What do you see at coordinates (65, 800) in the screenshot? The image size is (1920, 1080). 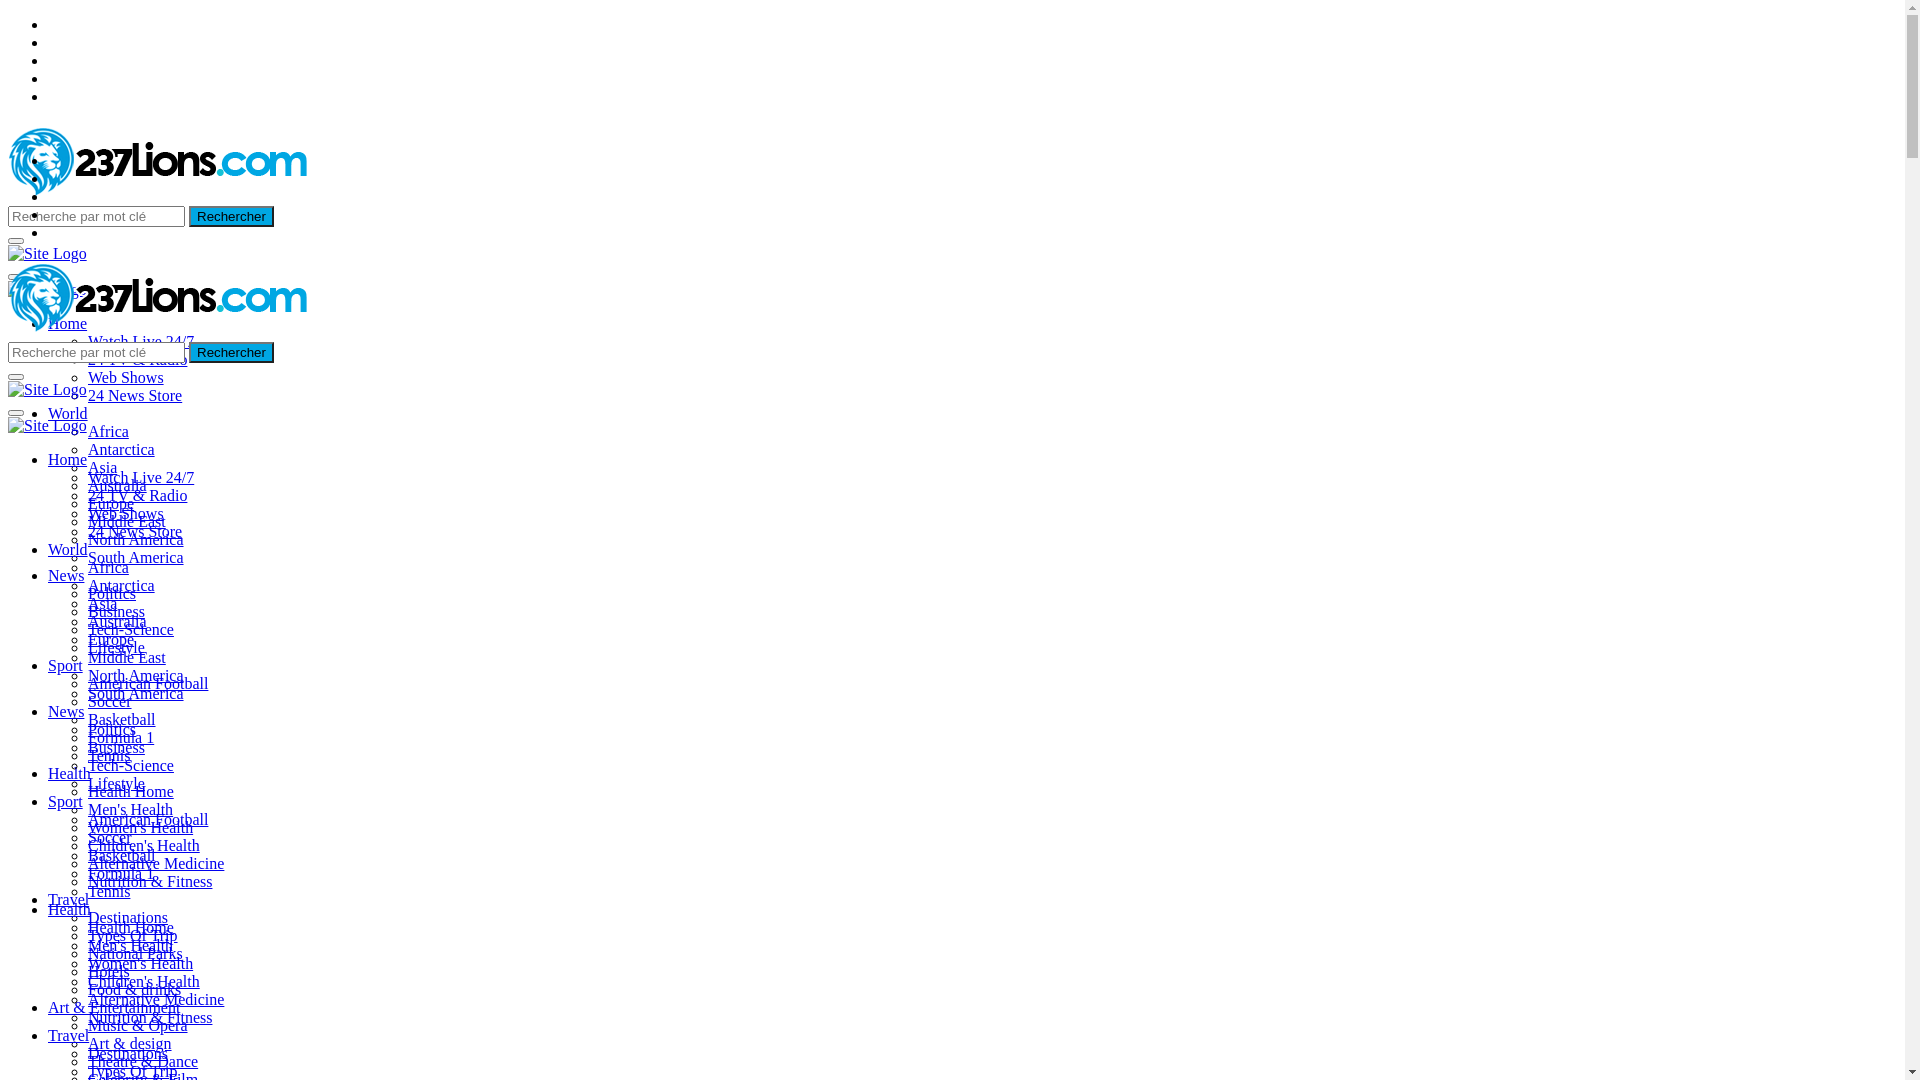 I see `'Sport'` at bounding box center [65, 800].